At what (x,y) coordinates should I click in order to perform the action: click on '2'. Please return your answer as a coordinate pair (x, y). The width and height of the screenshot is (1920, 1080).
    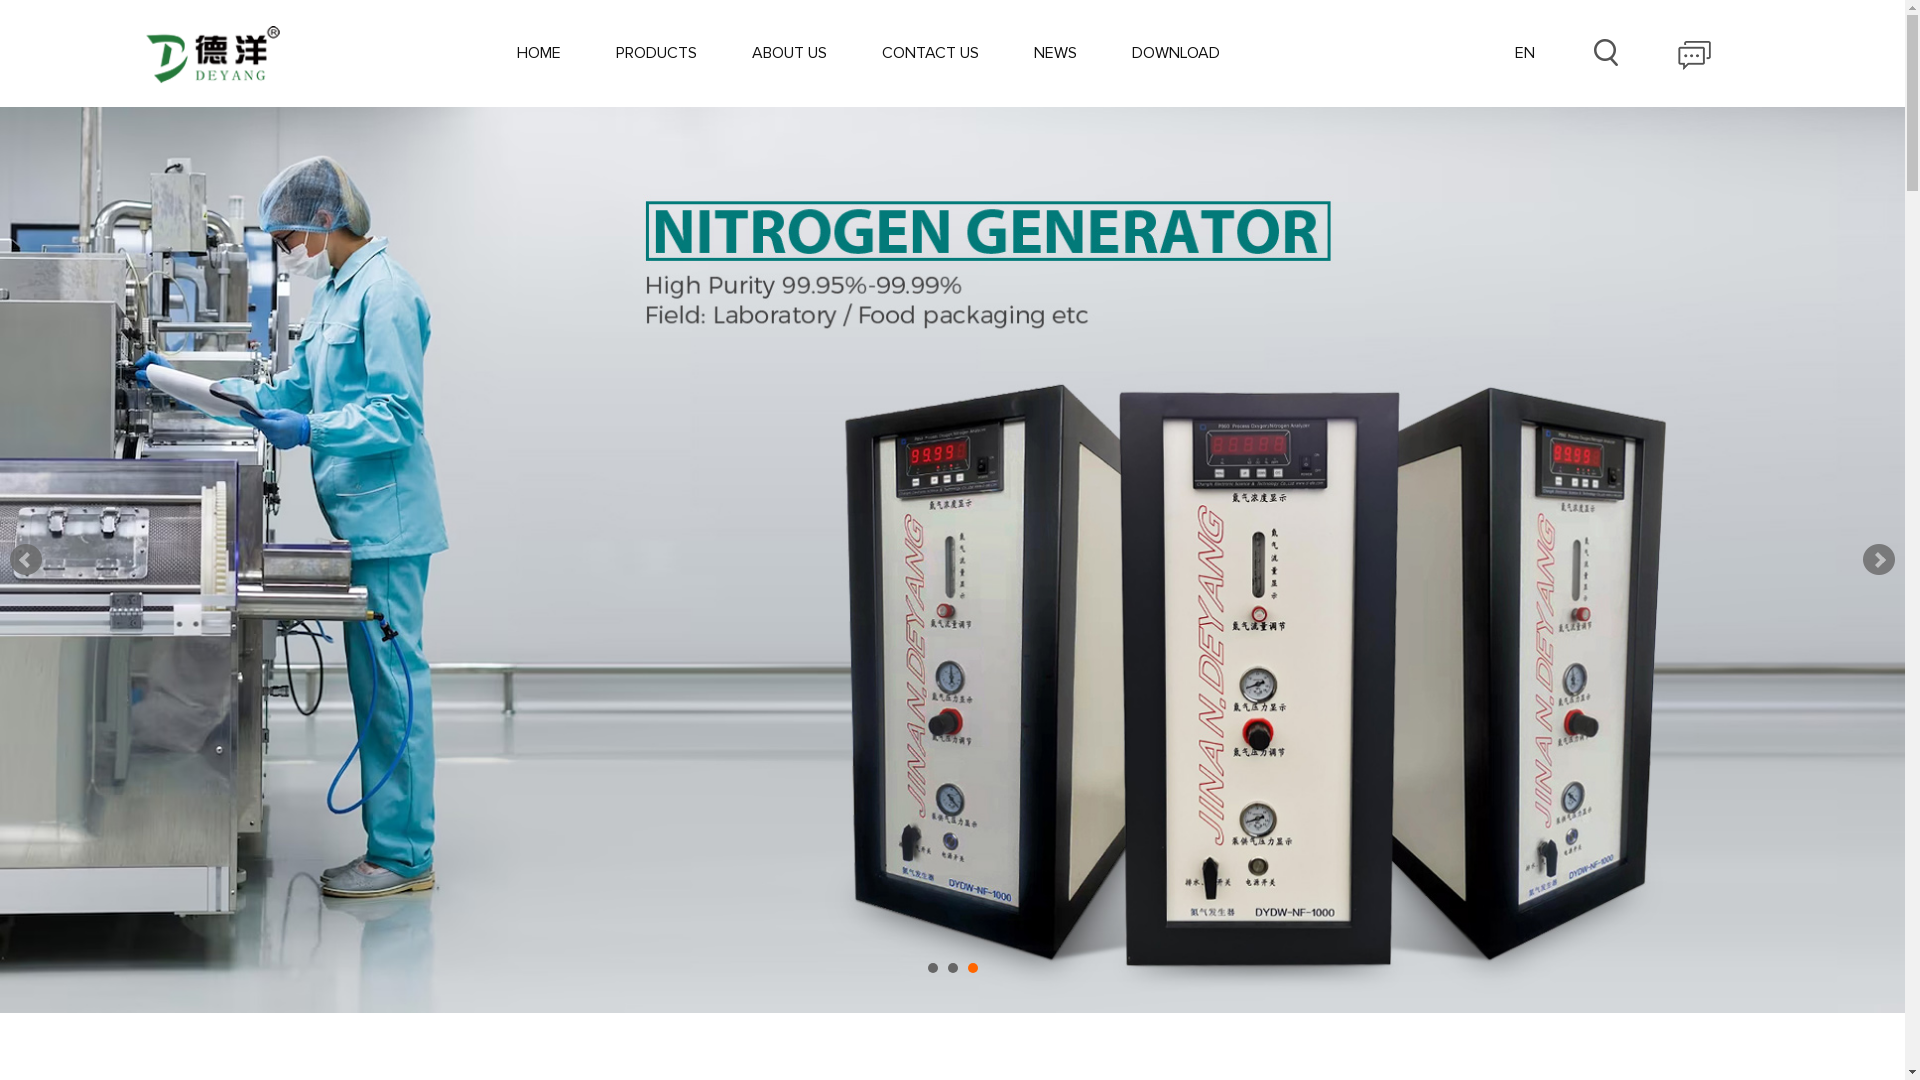
    Looking at the image, I should click on (952, 967).